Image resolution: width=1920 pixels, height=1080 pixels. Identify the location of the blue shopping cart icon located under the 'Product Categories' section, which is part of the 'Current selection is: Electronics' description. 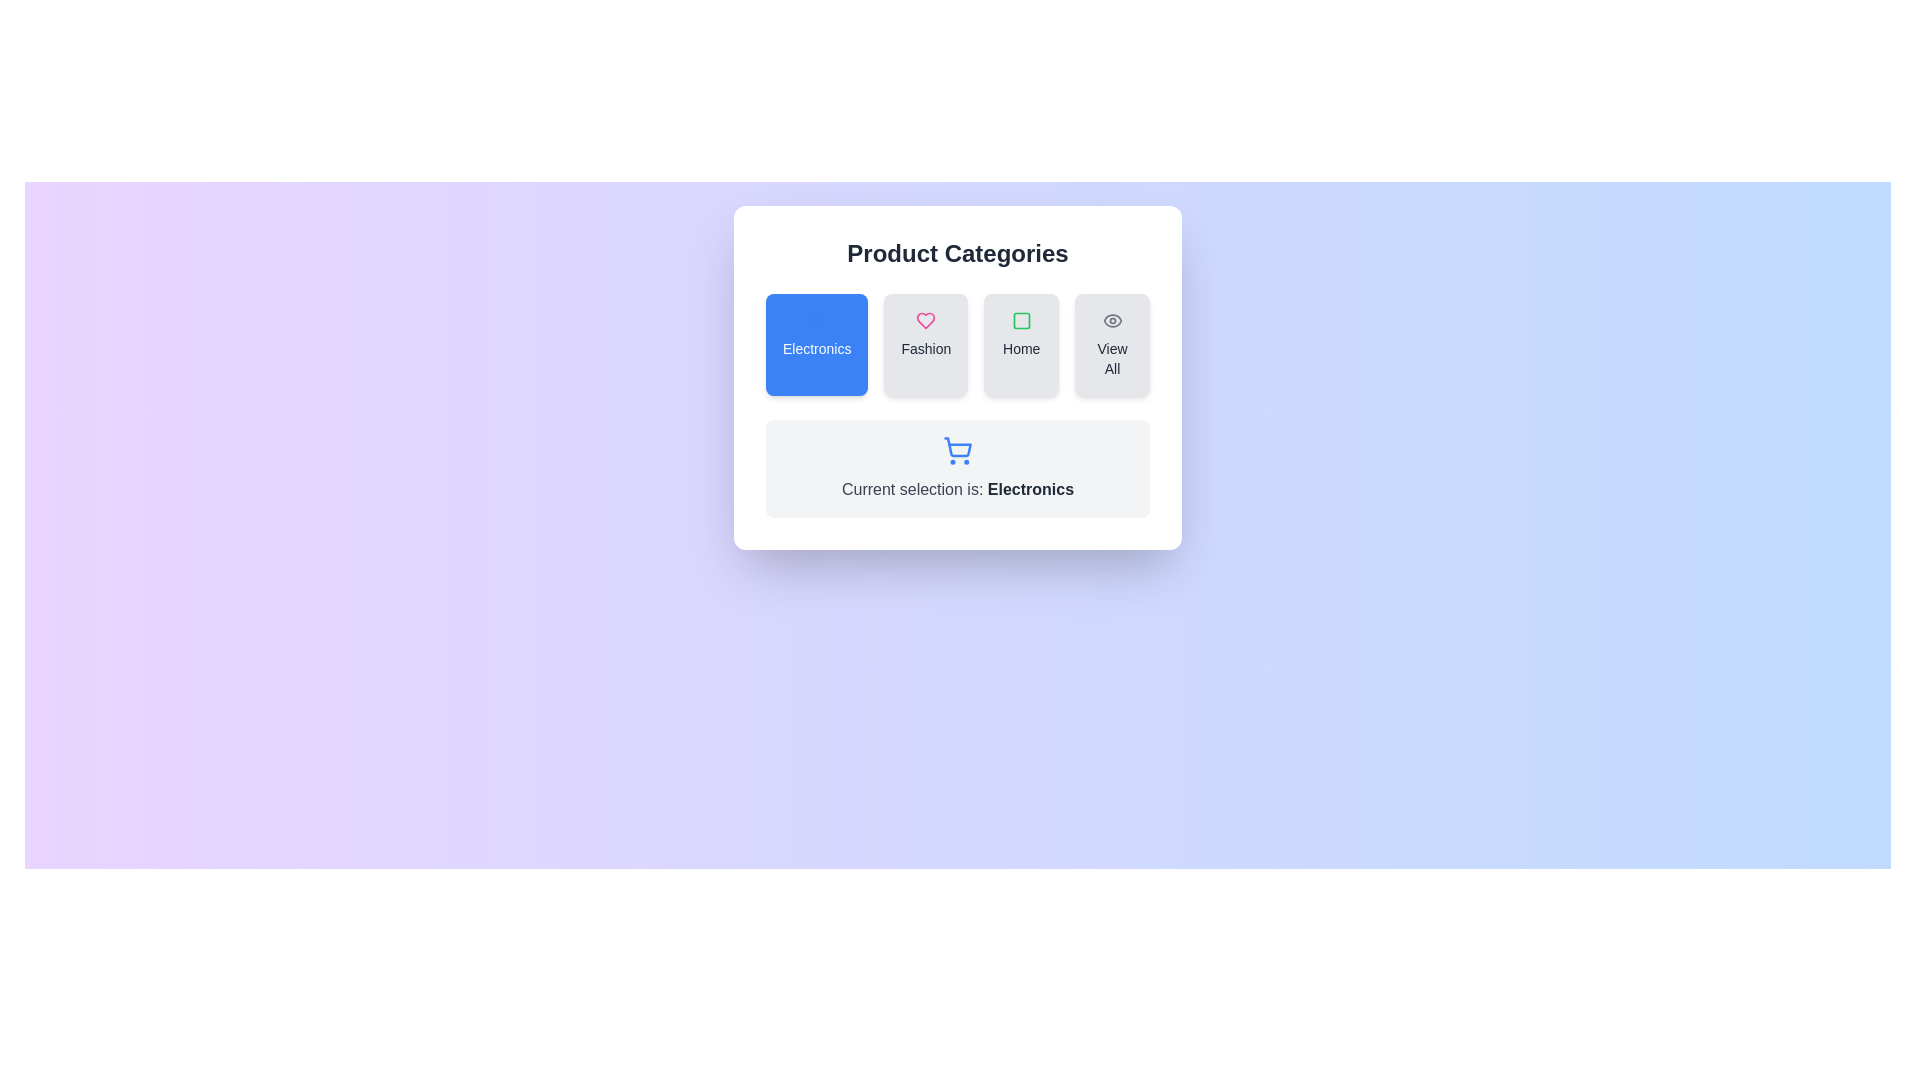
(957, 451).